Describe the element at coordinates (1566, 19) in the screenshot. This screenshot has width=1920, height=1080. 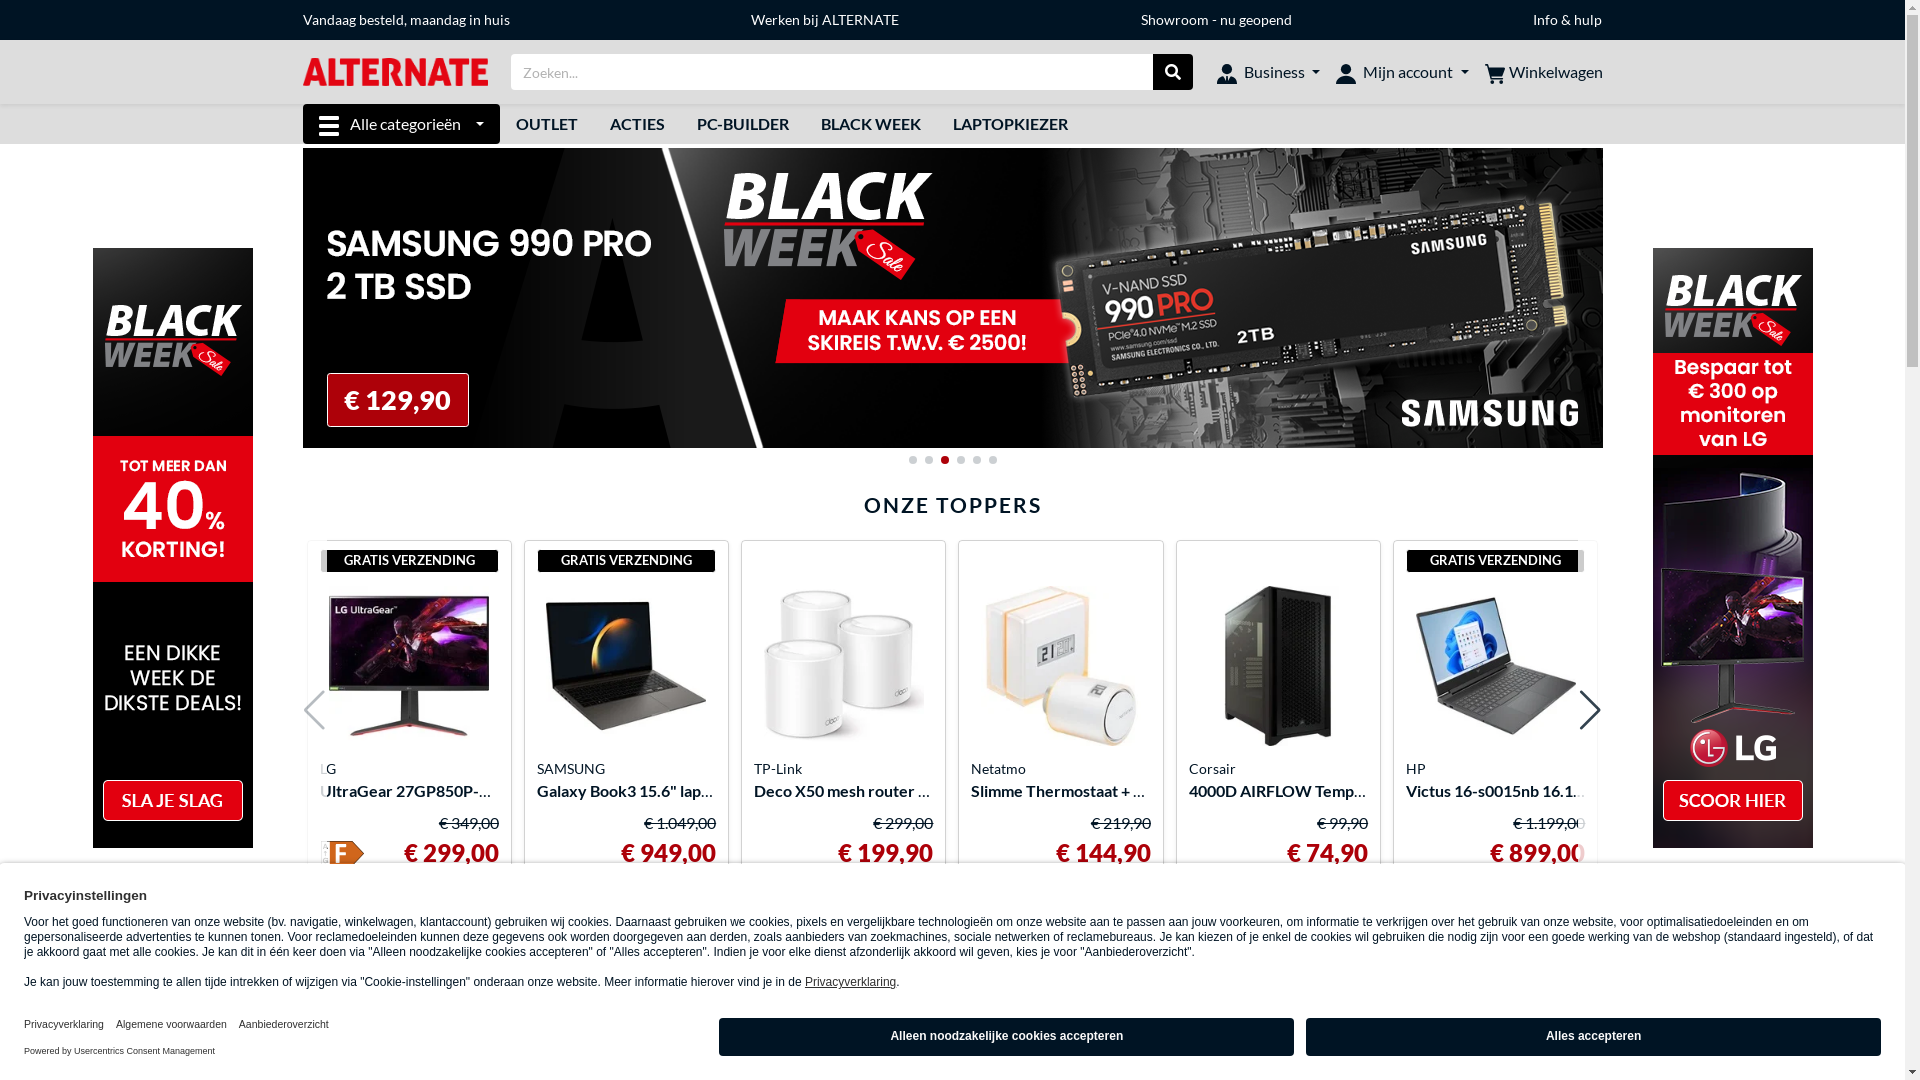
I see `'Info & hulp'` at that location.